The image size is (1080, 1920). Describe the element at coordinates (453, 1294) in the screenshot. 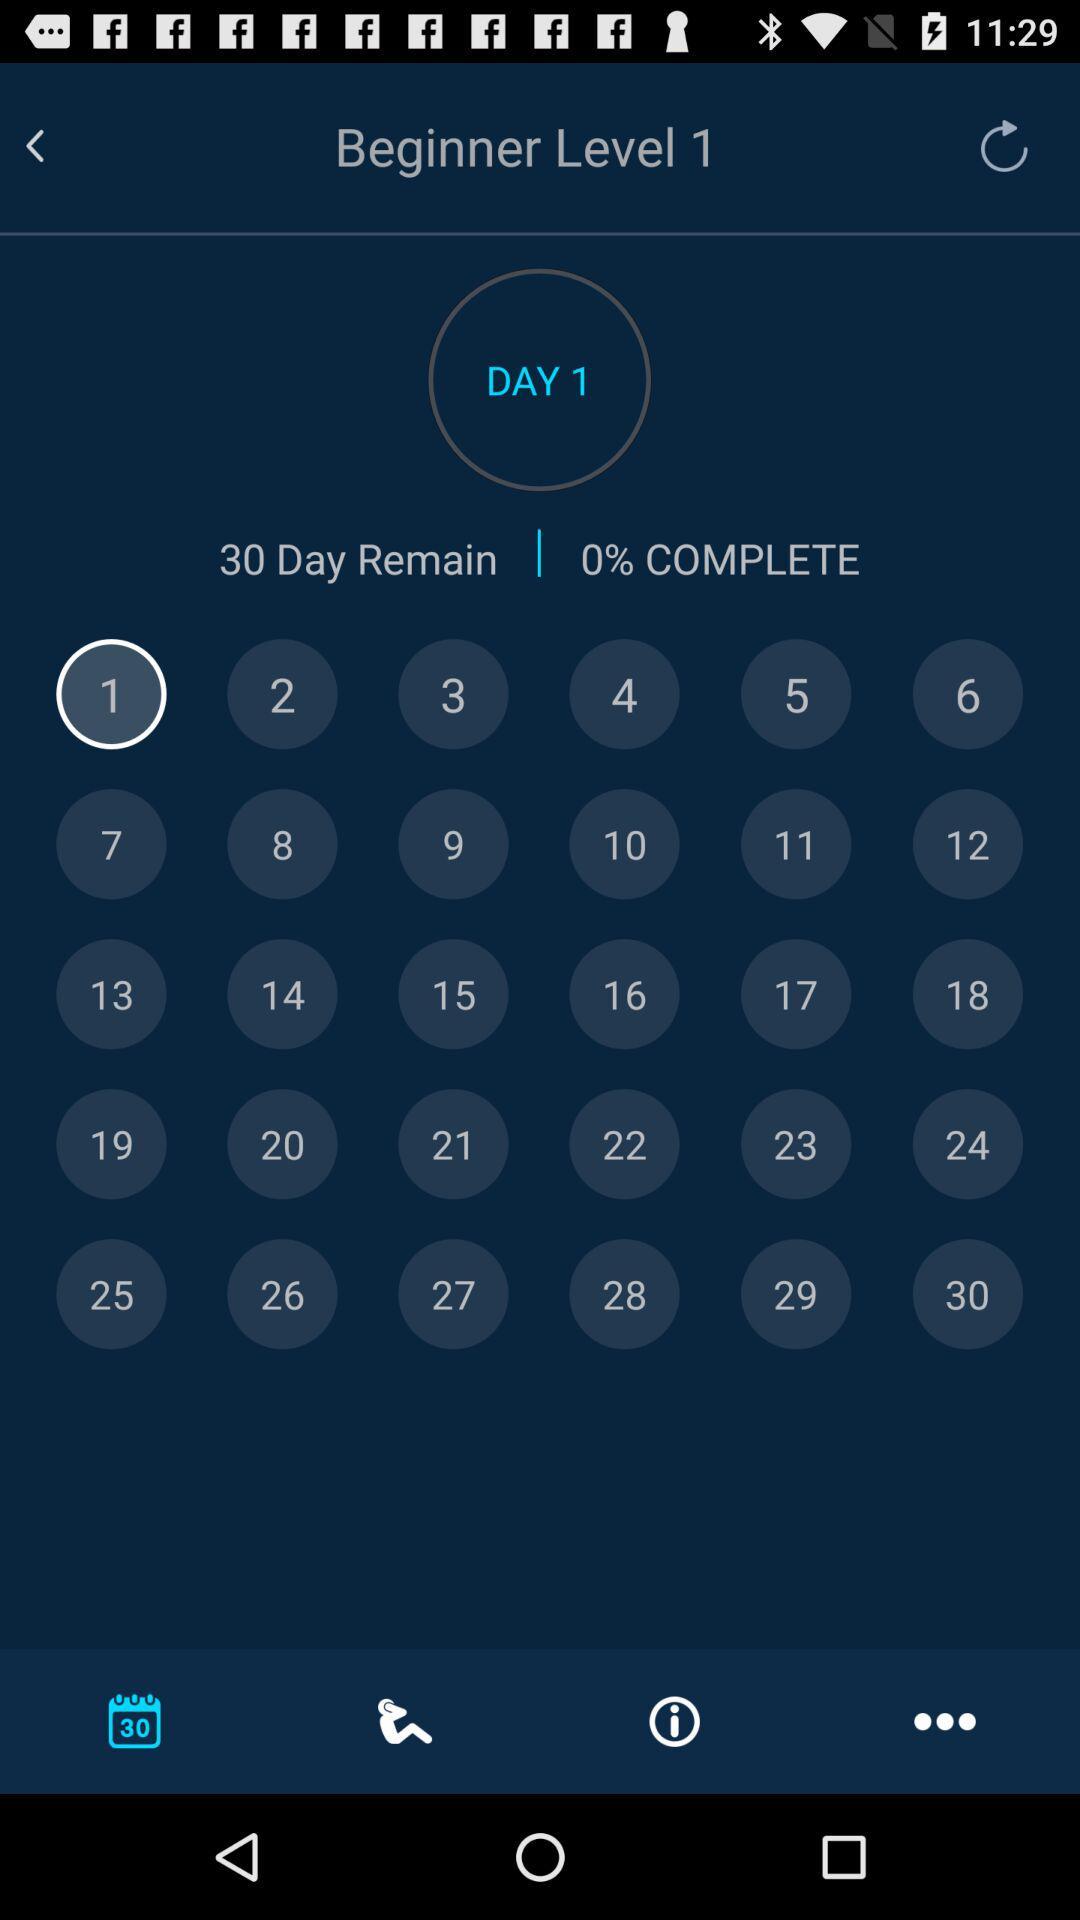

I see `level selection` at that location.